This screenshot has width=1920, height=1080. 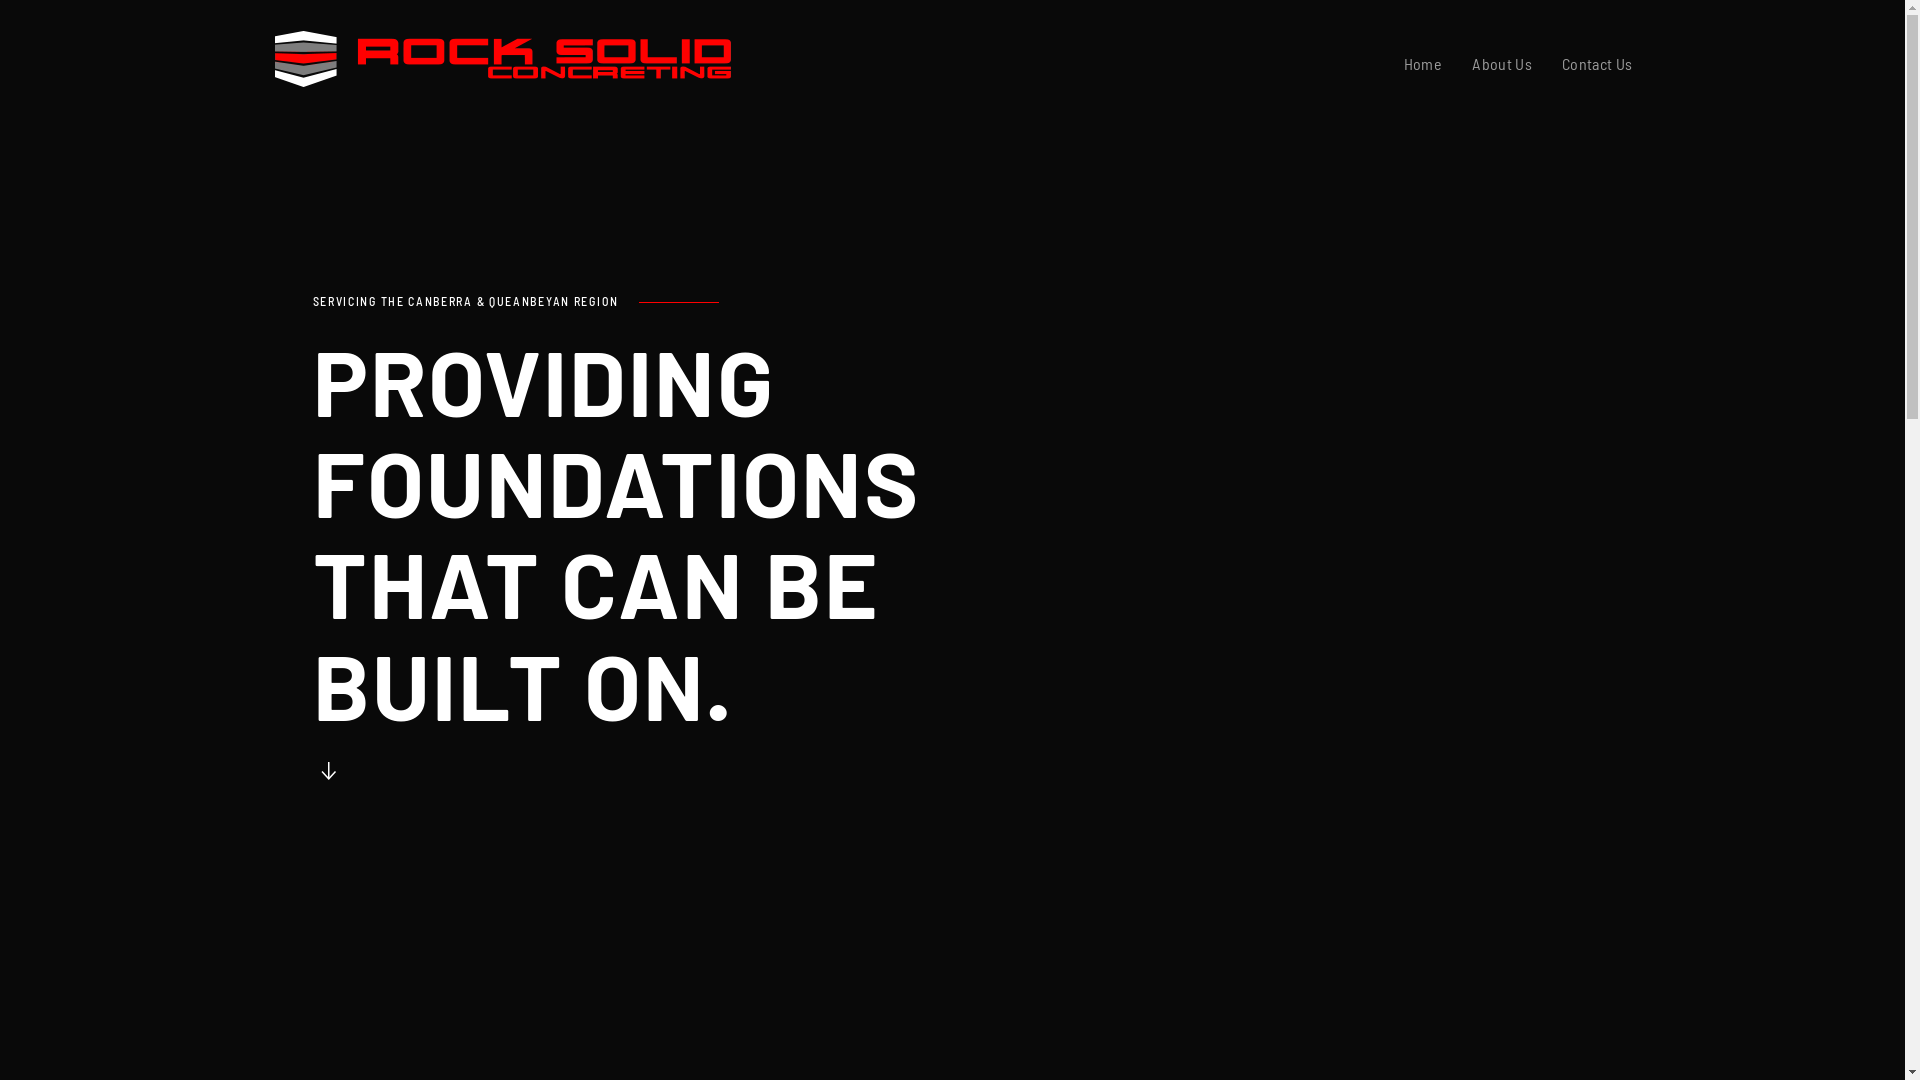 I want to click on 'About Us', so click(x=1502, y=63).